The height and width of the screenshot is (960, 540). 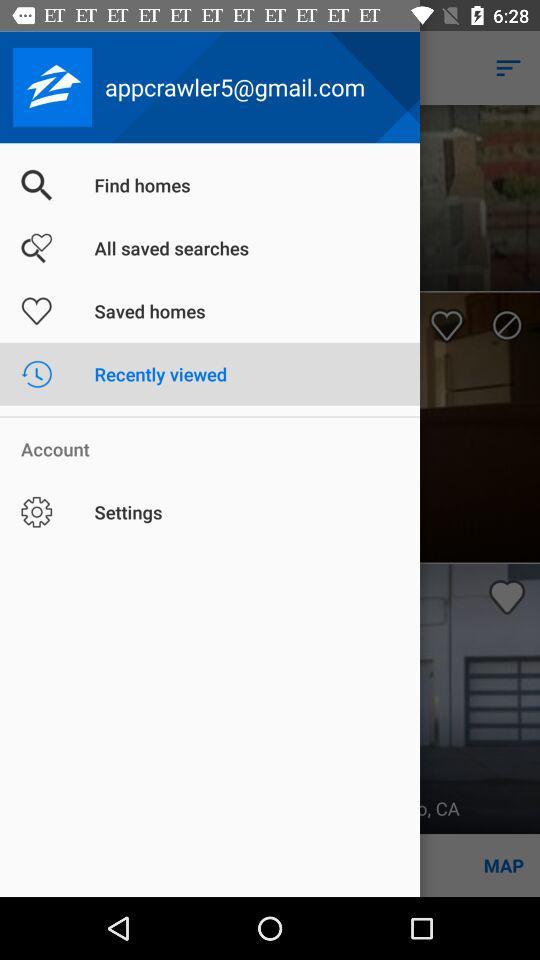 What do you see at coordinates (508, 68) in the screenshot?
I see `sort icon which is at the top right corner` at bounding box center [508, 68].